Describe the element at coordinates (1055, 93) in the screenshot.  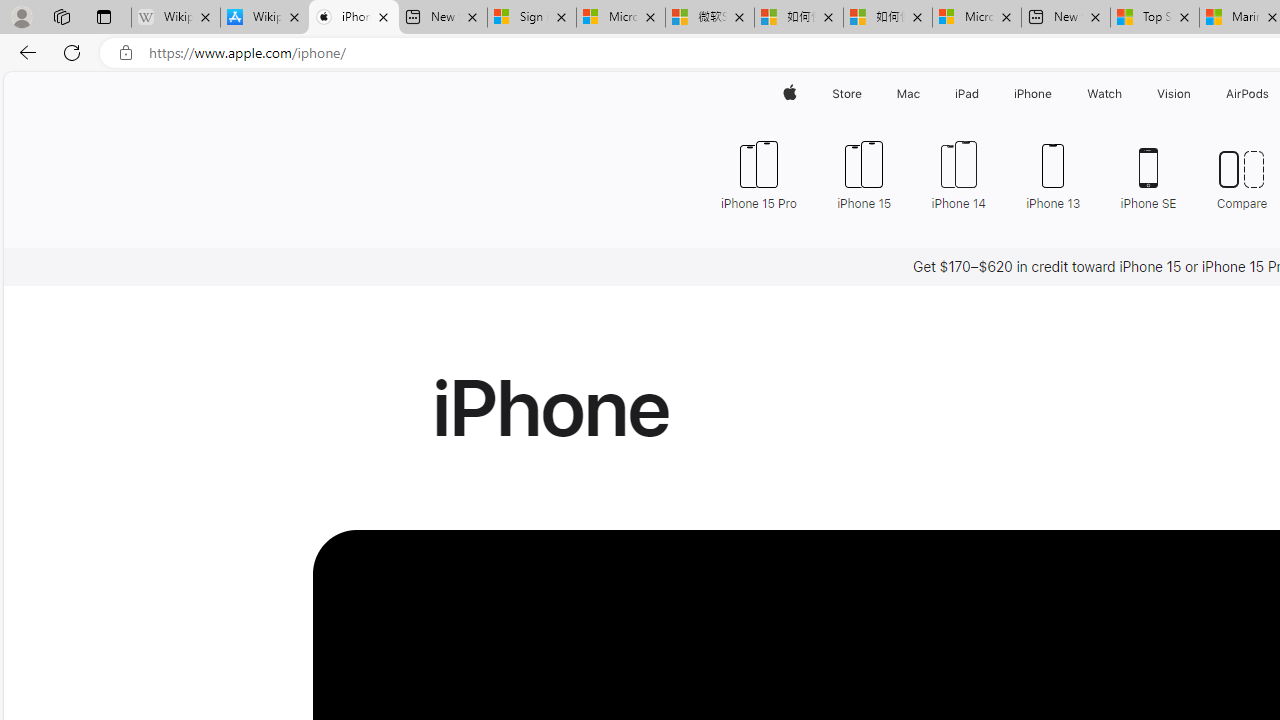
I see `'iPhone menu'` at that location.